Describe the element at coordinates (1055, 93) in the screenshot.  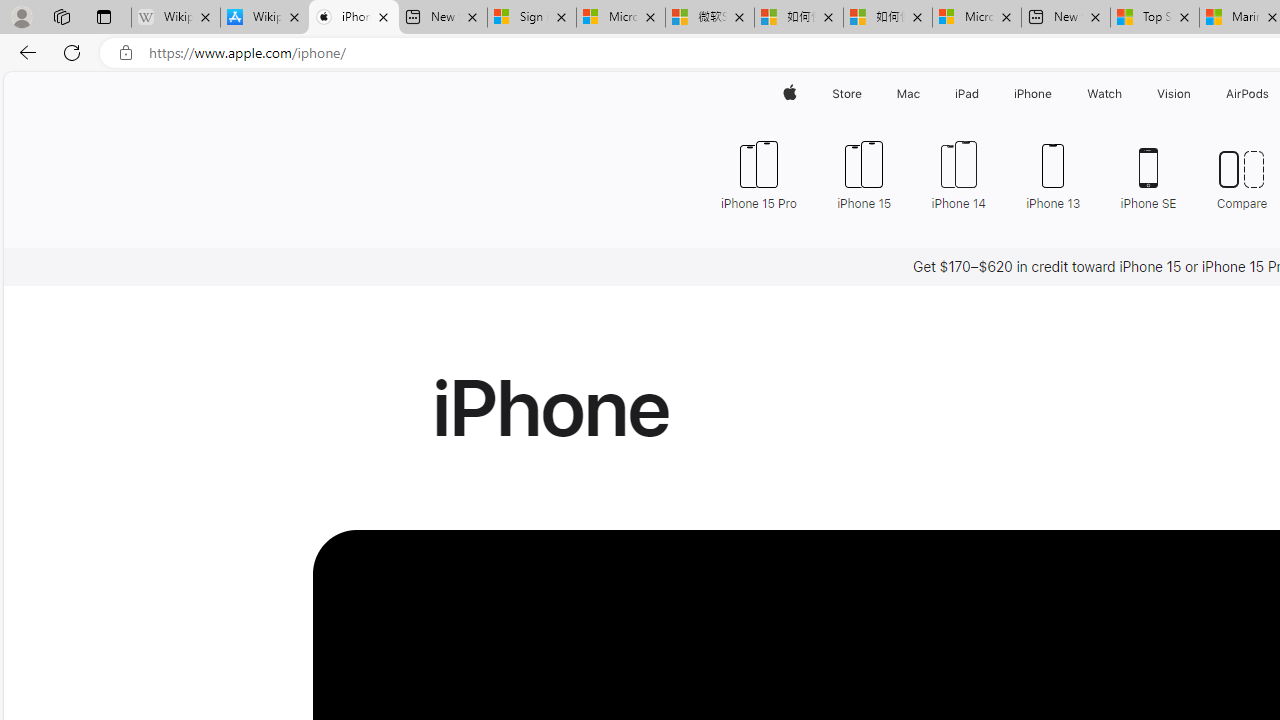
I see `'iPhone menu'` at that location.